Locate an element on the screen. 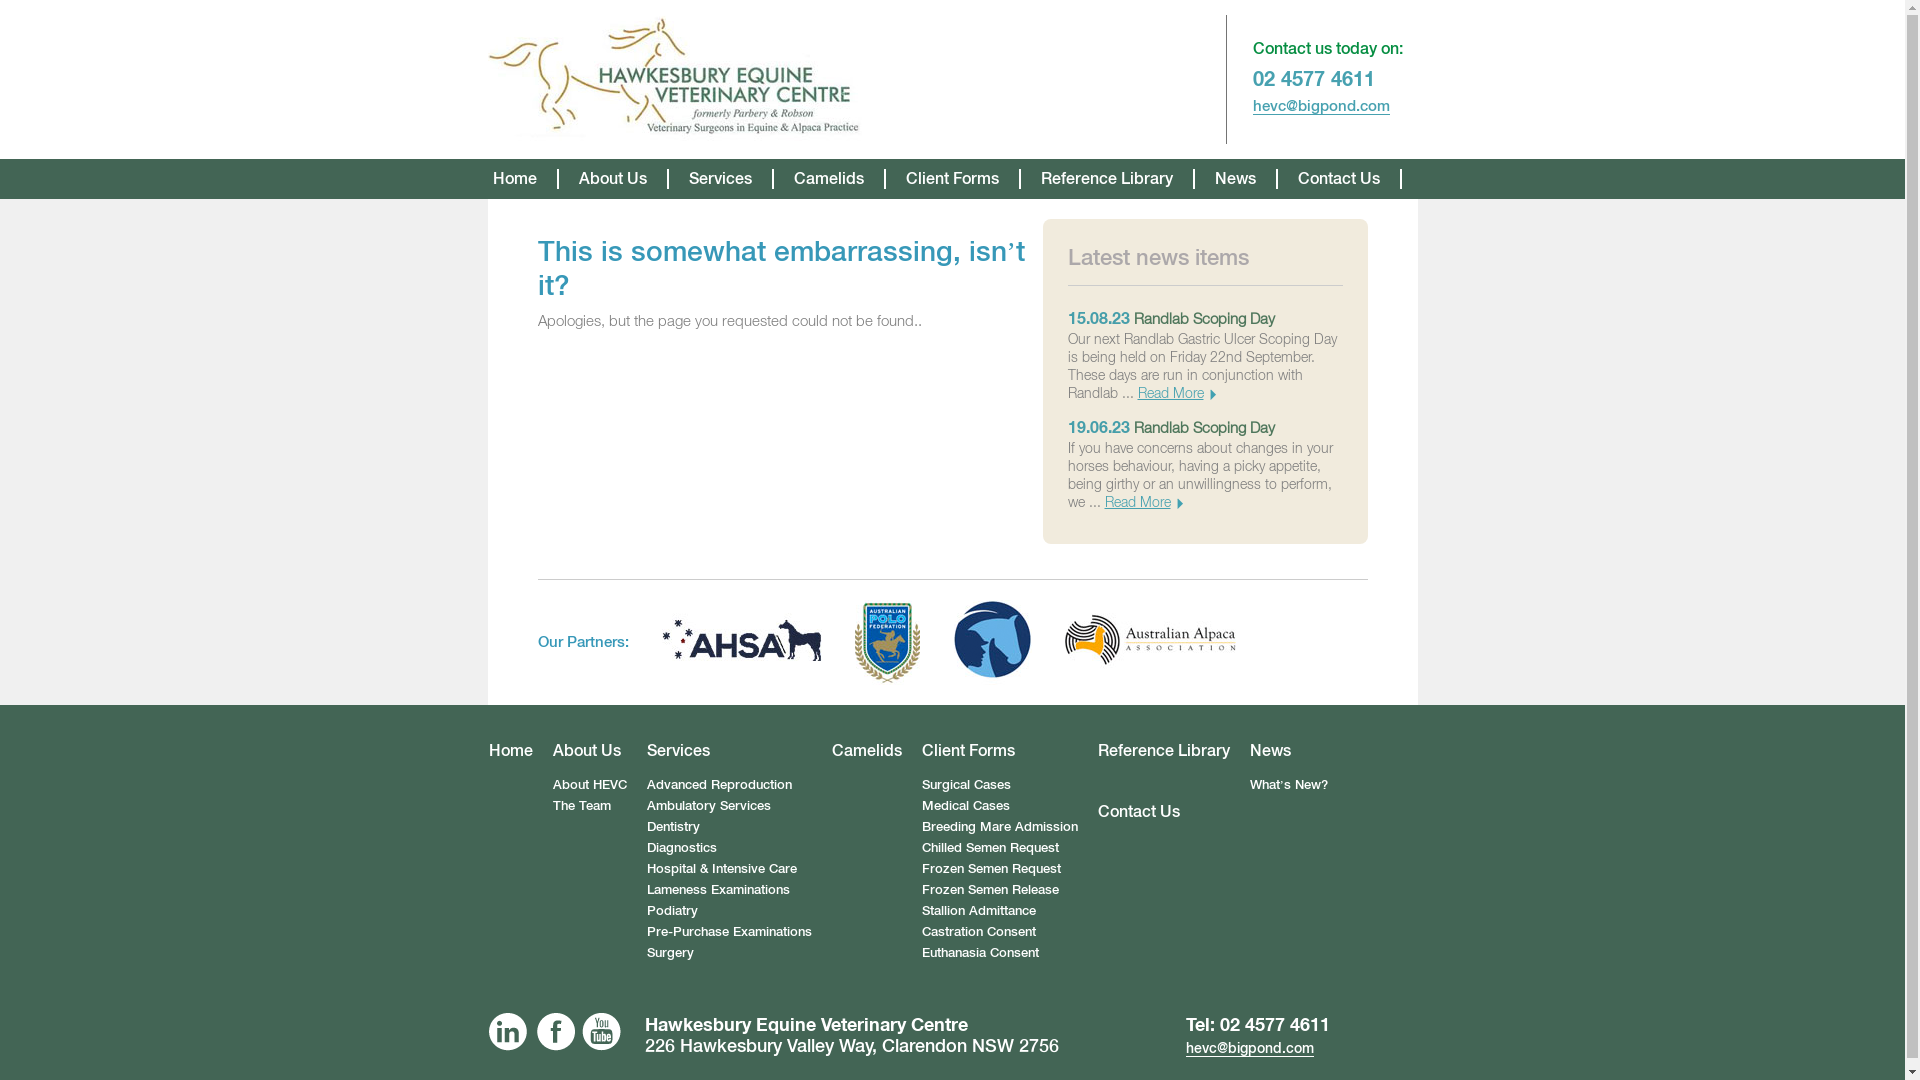 This screenshot has height=1080, width=1920. 'News' is located at coordinates (1247, 751).